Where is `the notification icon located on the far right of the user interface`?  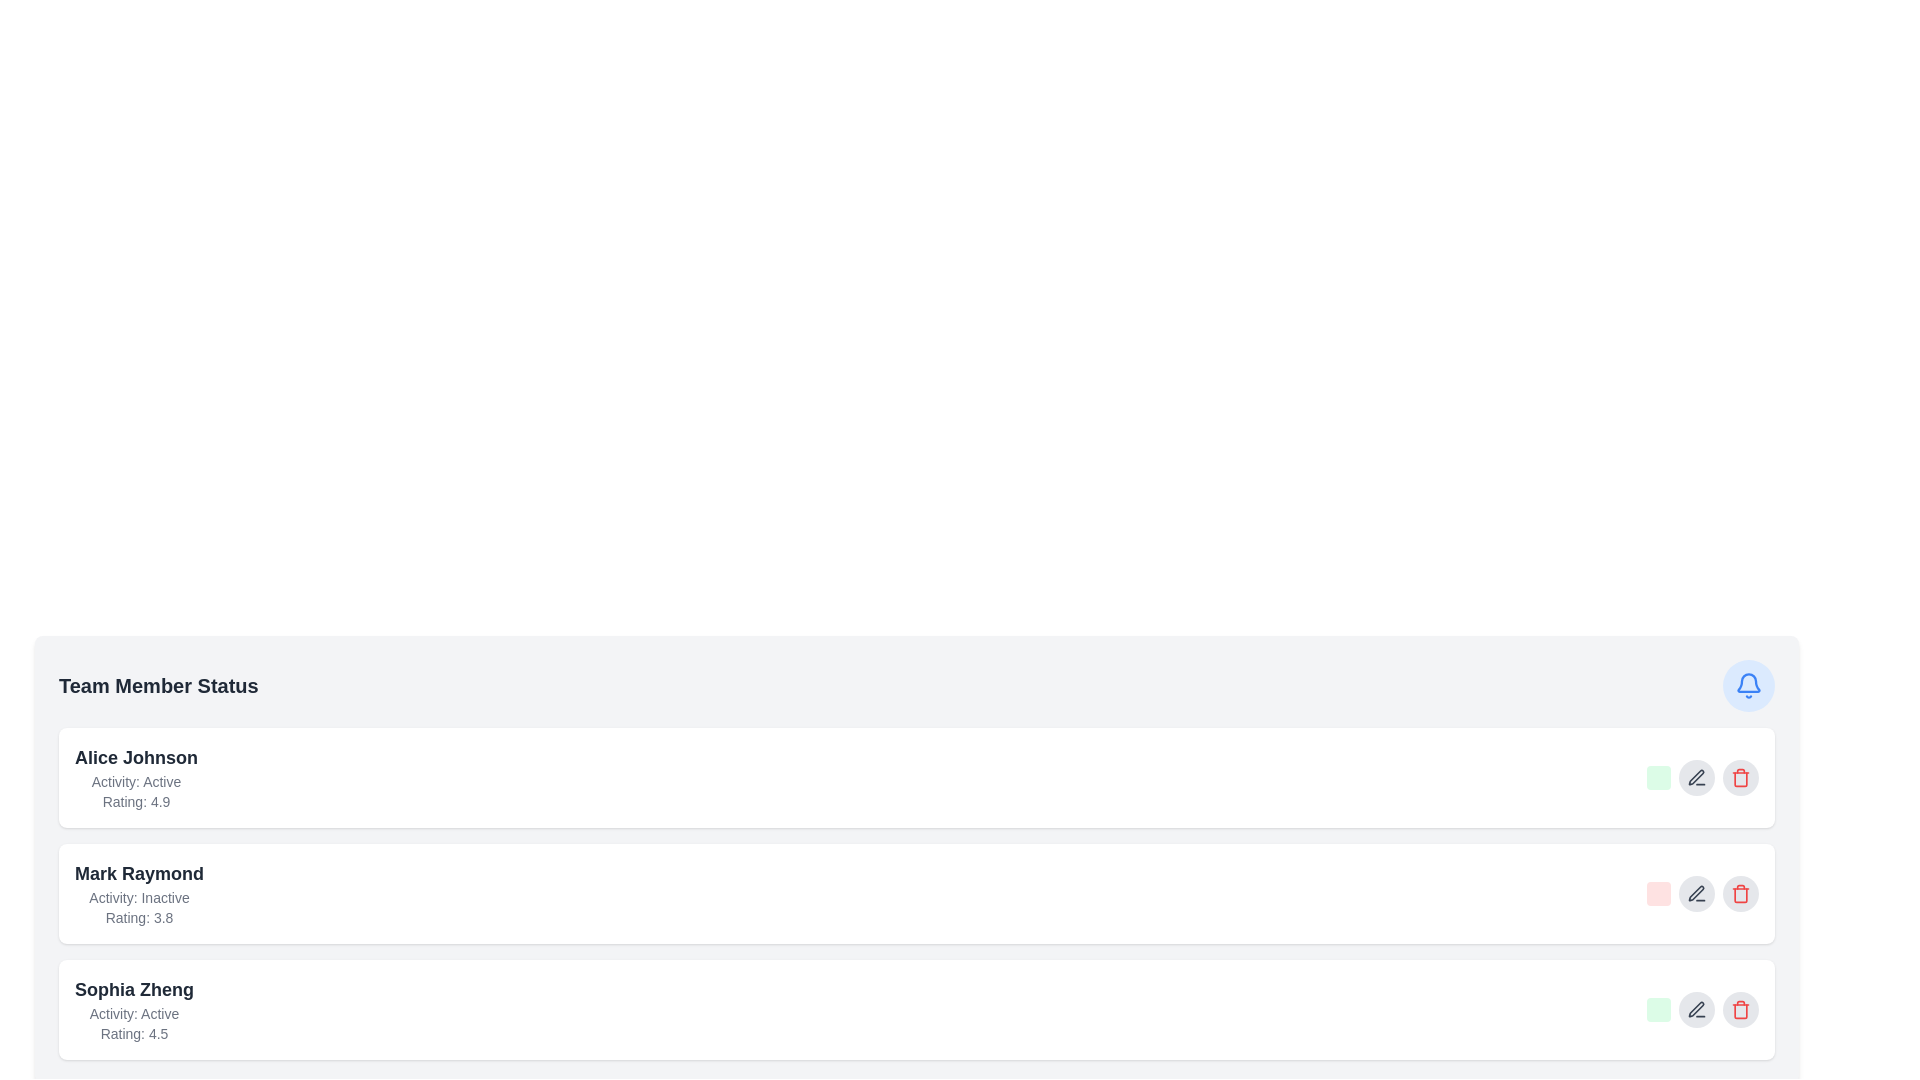 the notification icon located on the far right of the user interface is located at coordinates (1747, 682).